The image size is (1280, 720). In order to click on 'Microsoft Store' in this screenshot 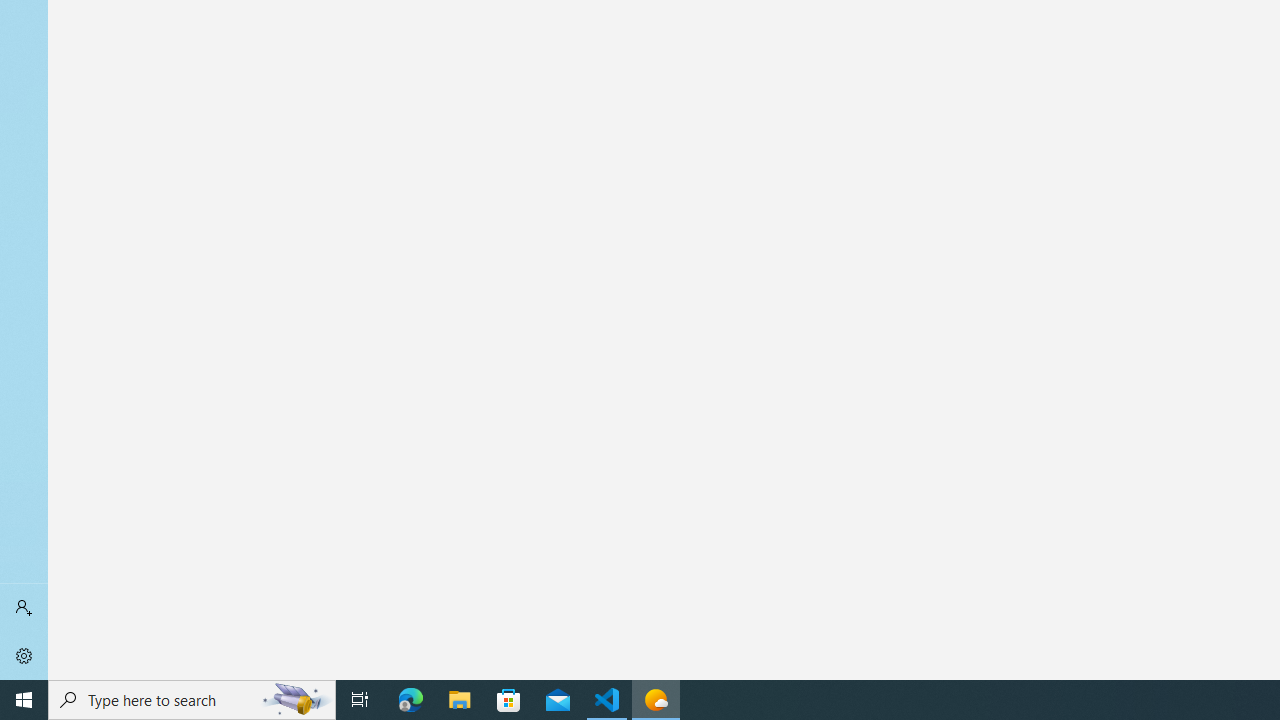, I will do `click(509, 698)`.